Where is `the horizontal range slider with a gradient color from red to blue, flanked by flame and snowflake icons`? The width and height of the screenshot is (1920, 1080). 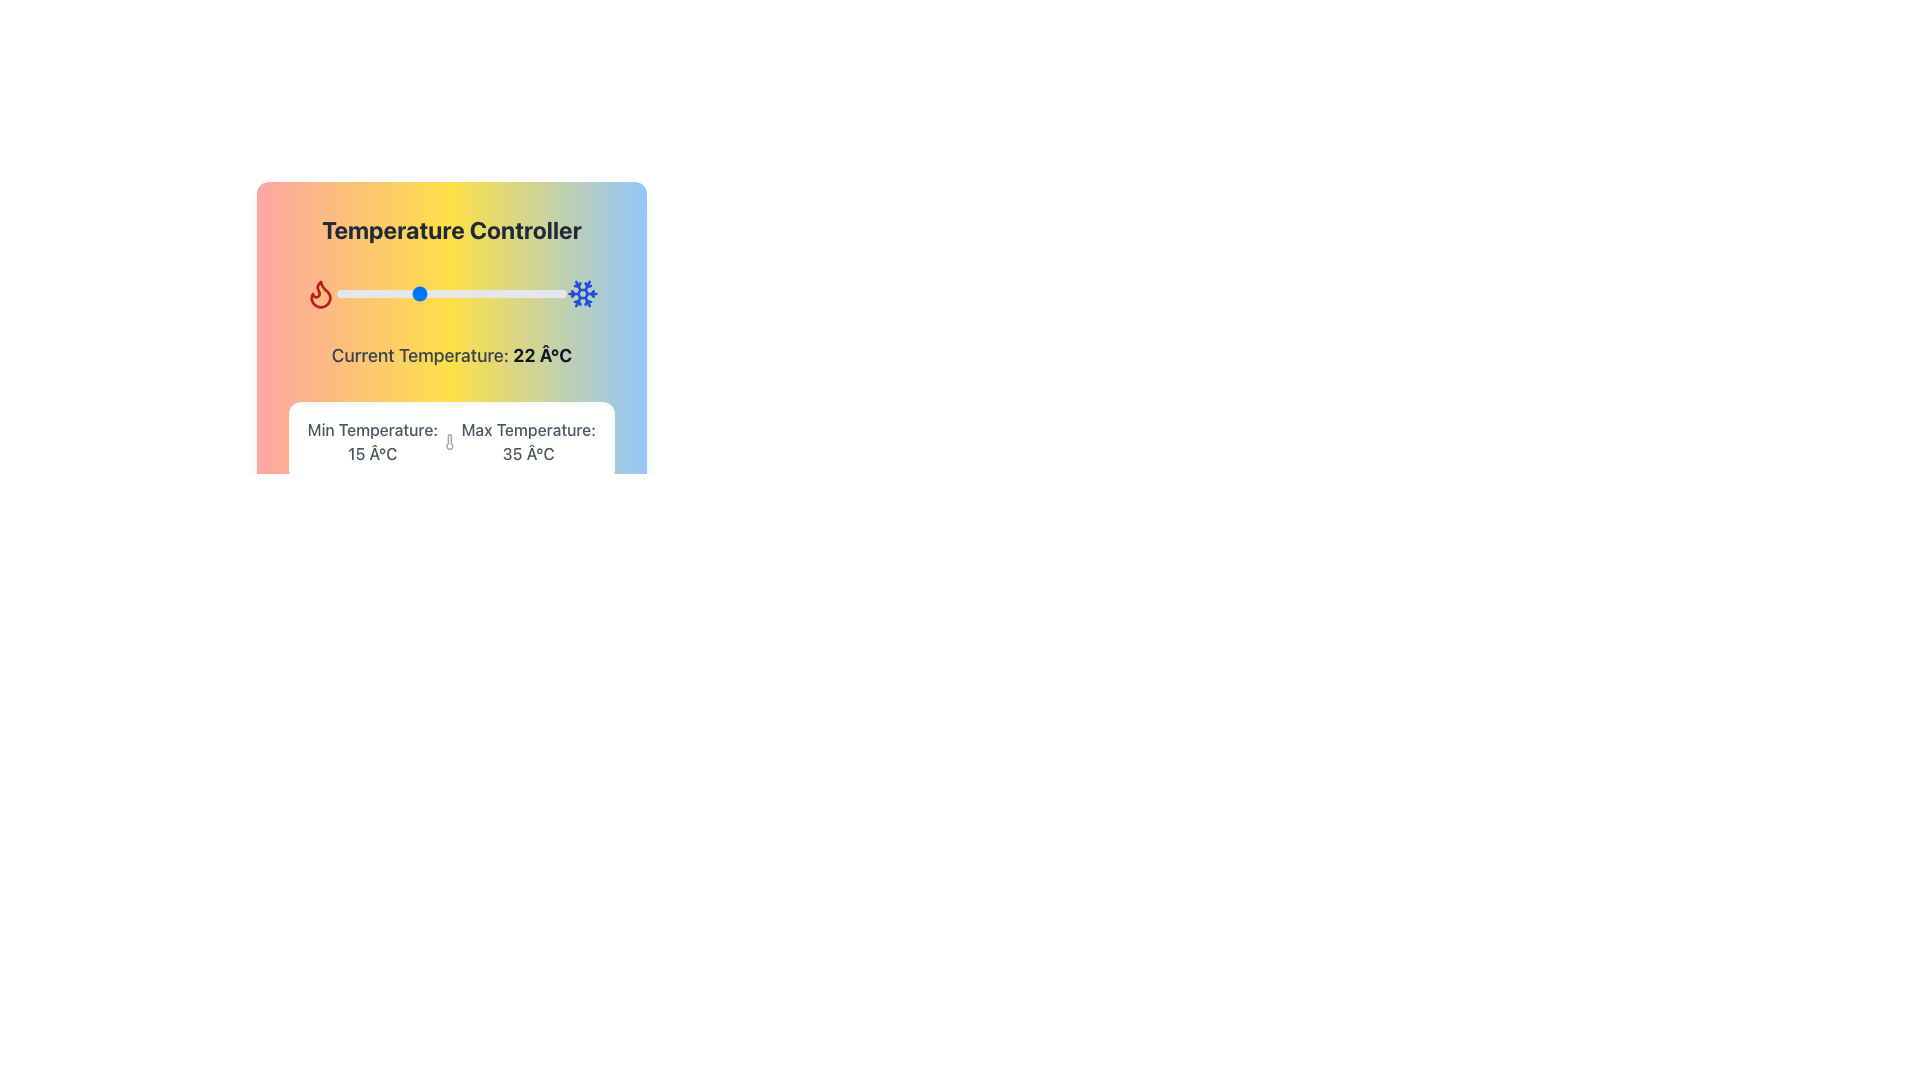
the horizontal range slider with a gradient color from red to blue, flanked by flame and snowflake icons is located at coordinates (450, 293).